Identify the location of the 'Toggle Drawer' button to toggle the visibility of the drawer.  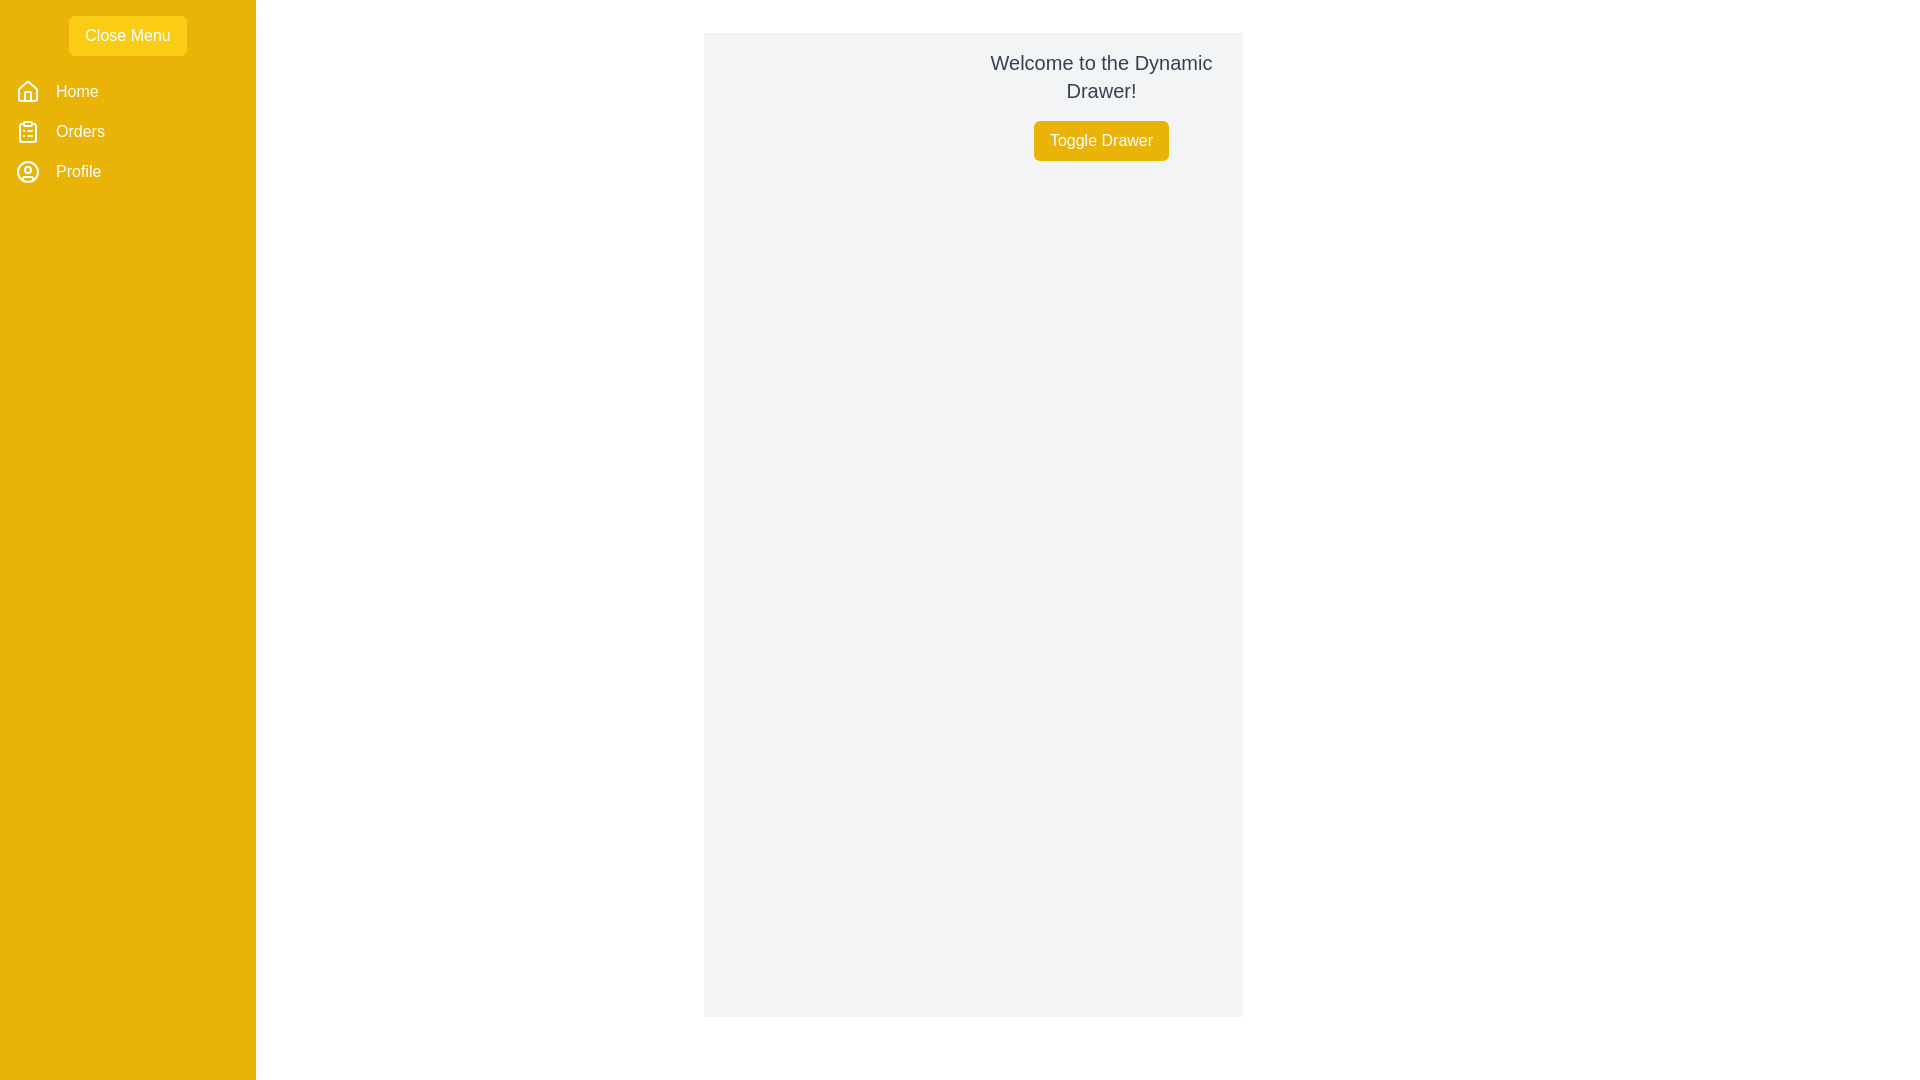
(1100, 140).